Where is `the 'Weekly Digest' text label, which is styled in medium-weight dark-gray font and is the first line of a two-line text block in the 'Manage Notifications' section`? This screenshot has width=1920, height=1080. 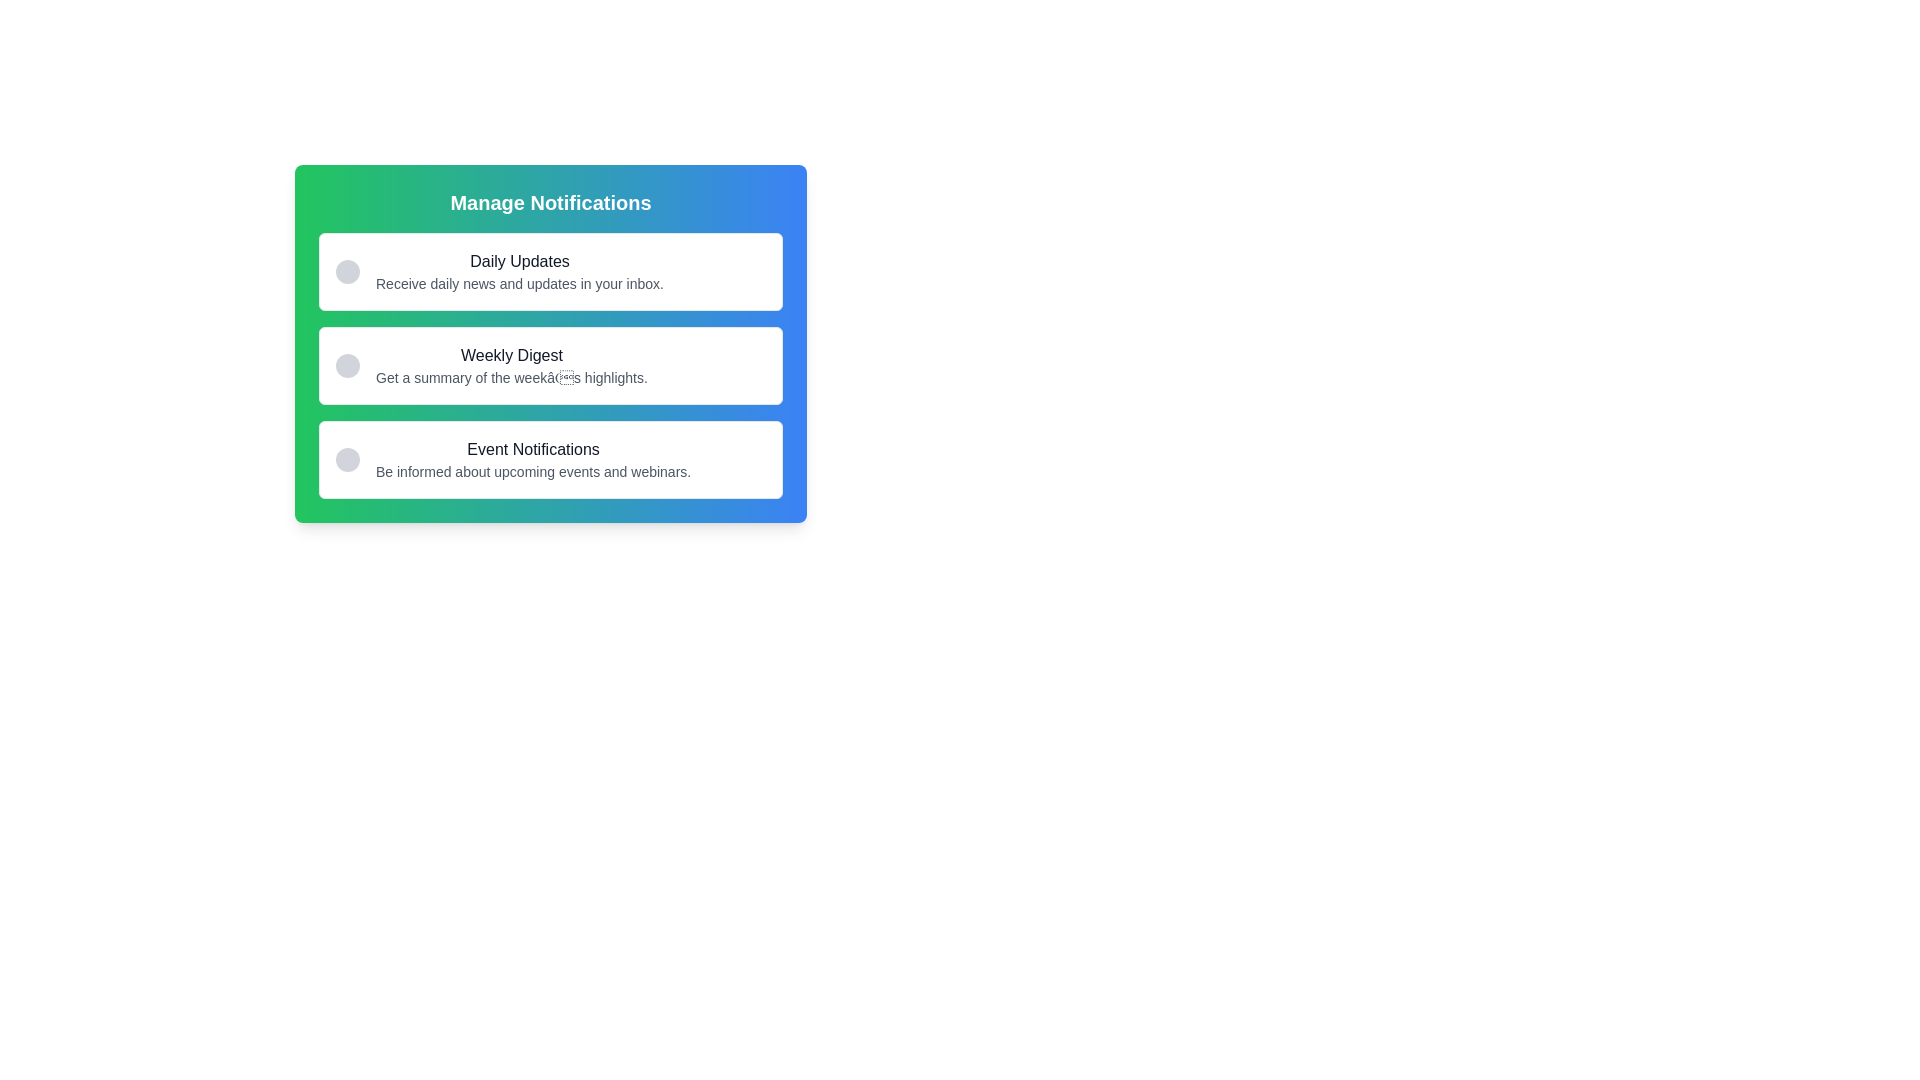
the 'Weekly Digest' text label, which is styled in medium-weight dark-gray font and is the first line of a two-line text block in the 'Manage Notifications' section is located at coordinates (511, 354).